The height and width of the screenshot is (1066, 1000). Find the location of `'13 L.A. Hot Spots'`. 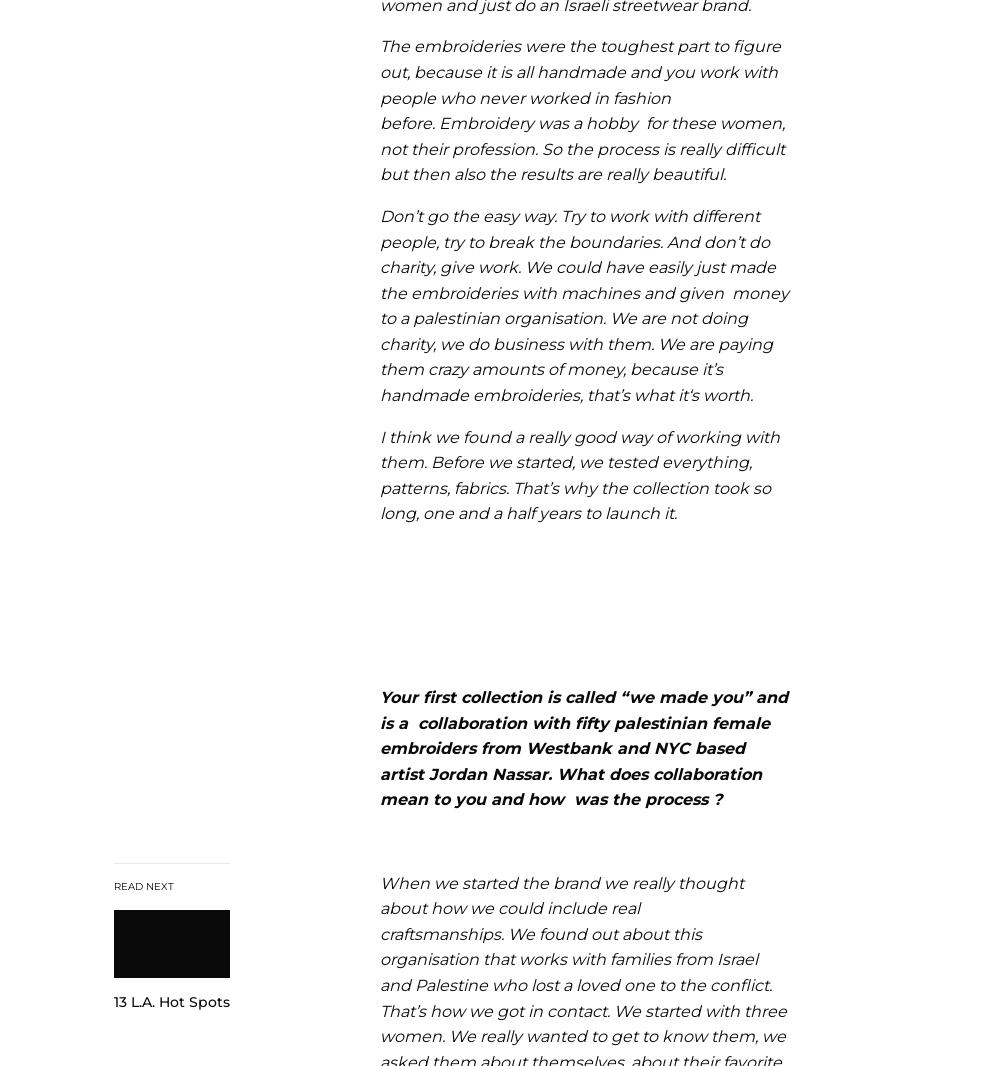

'13 L.A. Hot Spots' is located at coordinates (172, 1002).